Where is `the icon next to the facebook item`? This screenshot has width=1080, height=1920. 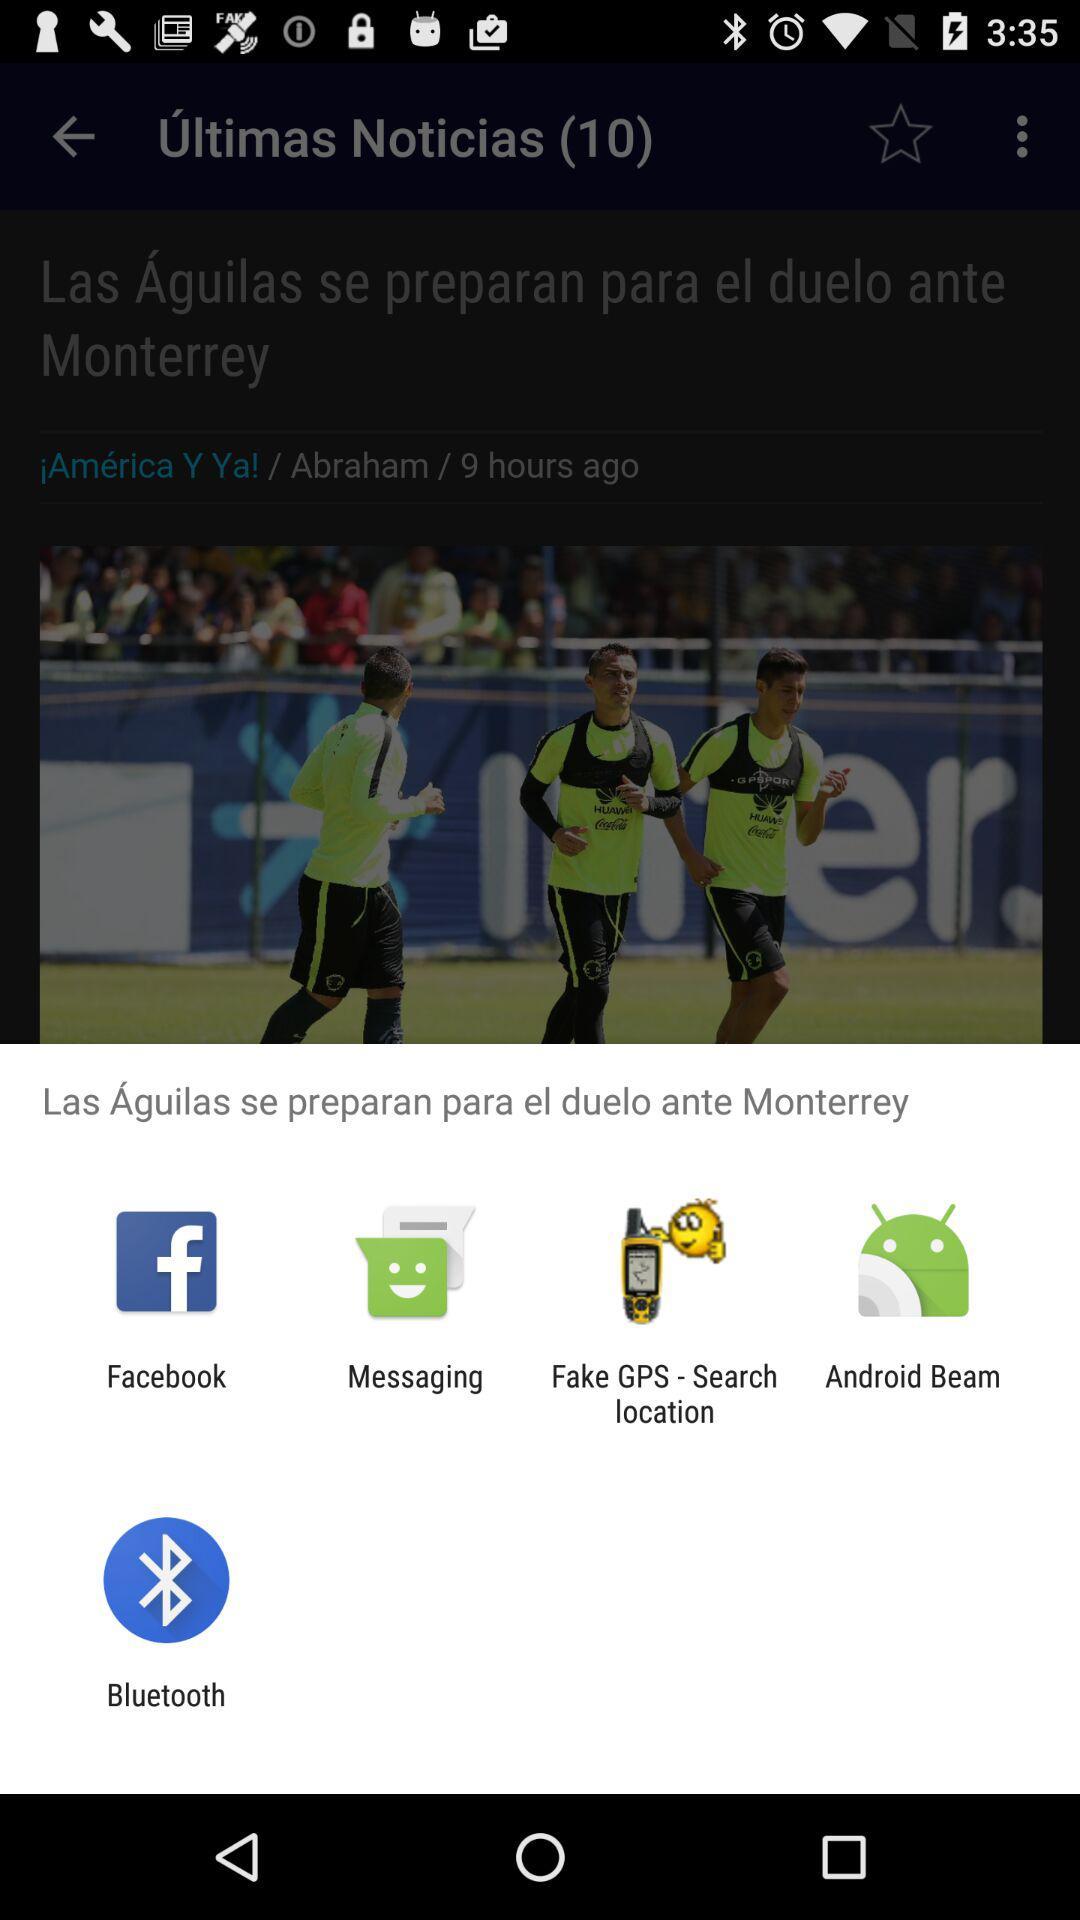 the icon next to the facebook item is located at coordinates (414, 1392).